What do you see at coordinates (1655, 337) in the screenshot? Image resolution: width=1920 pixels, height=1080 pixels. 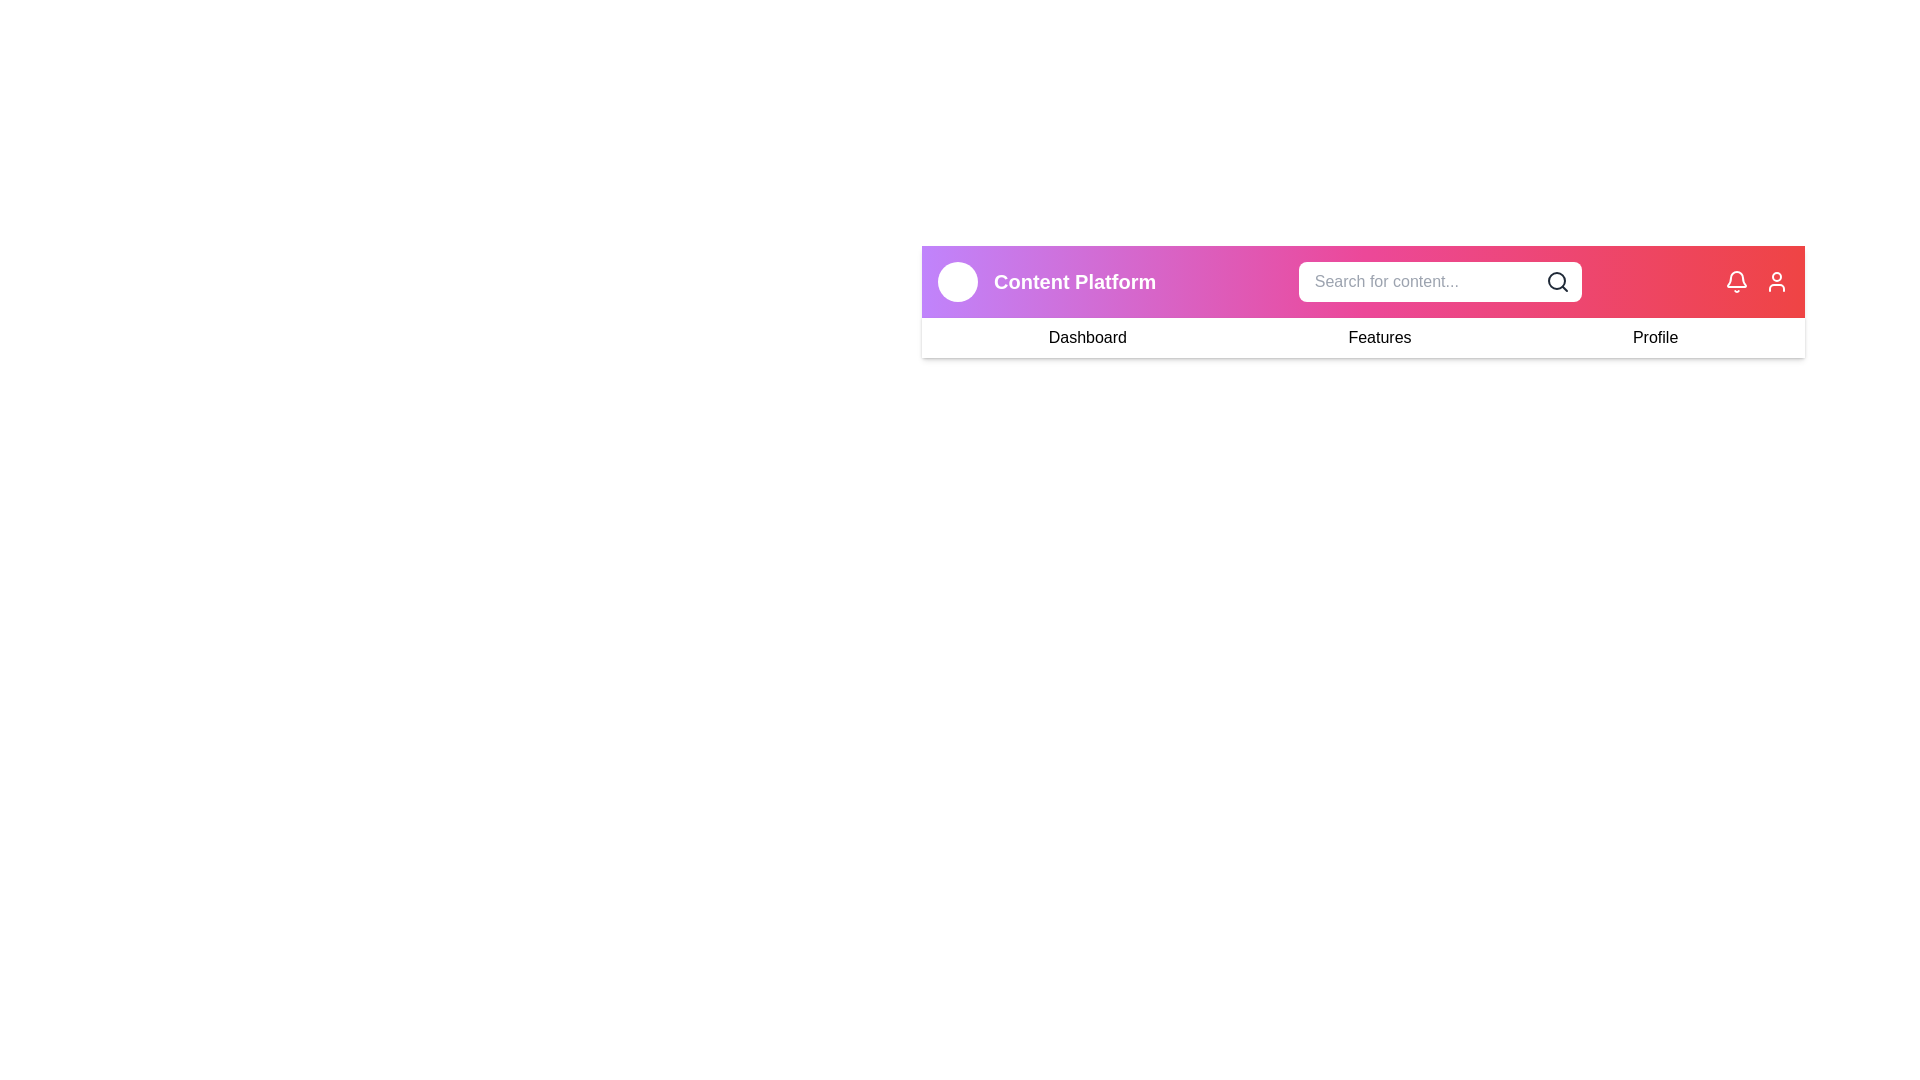 I see `the Profile navigation link` at bounding box center [1655, 337].